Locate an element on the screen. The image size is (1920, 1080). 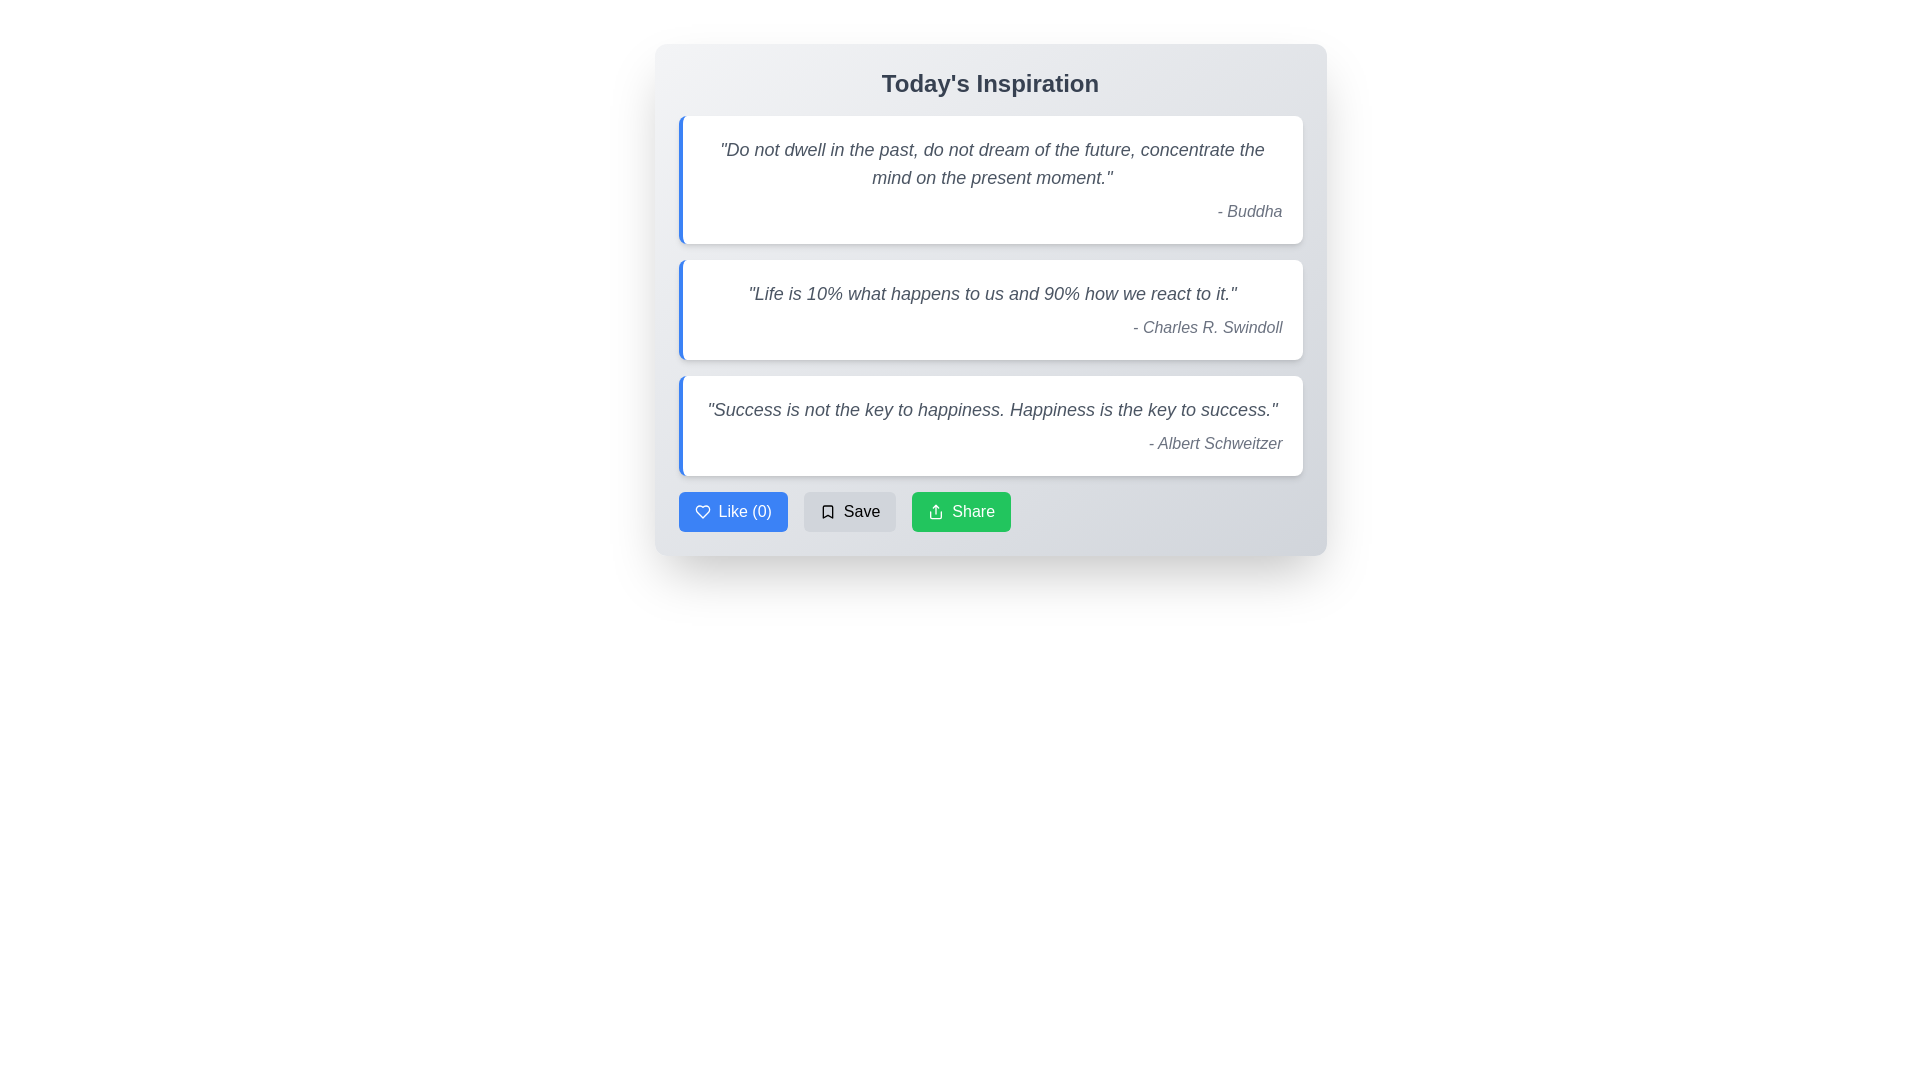
the 'Save' button located between the 'Like' button and 'Share' button in the bottom section of the card-like interface is located at coordinates (850, 511).